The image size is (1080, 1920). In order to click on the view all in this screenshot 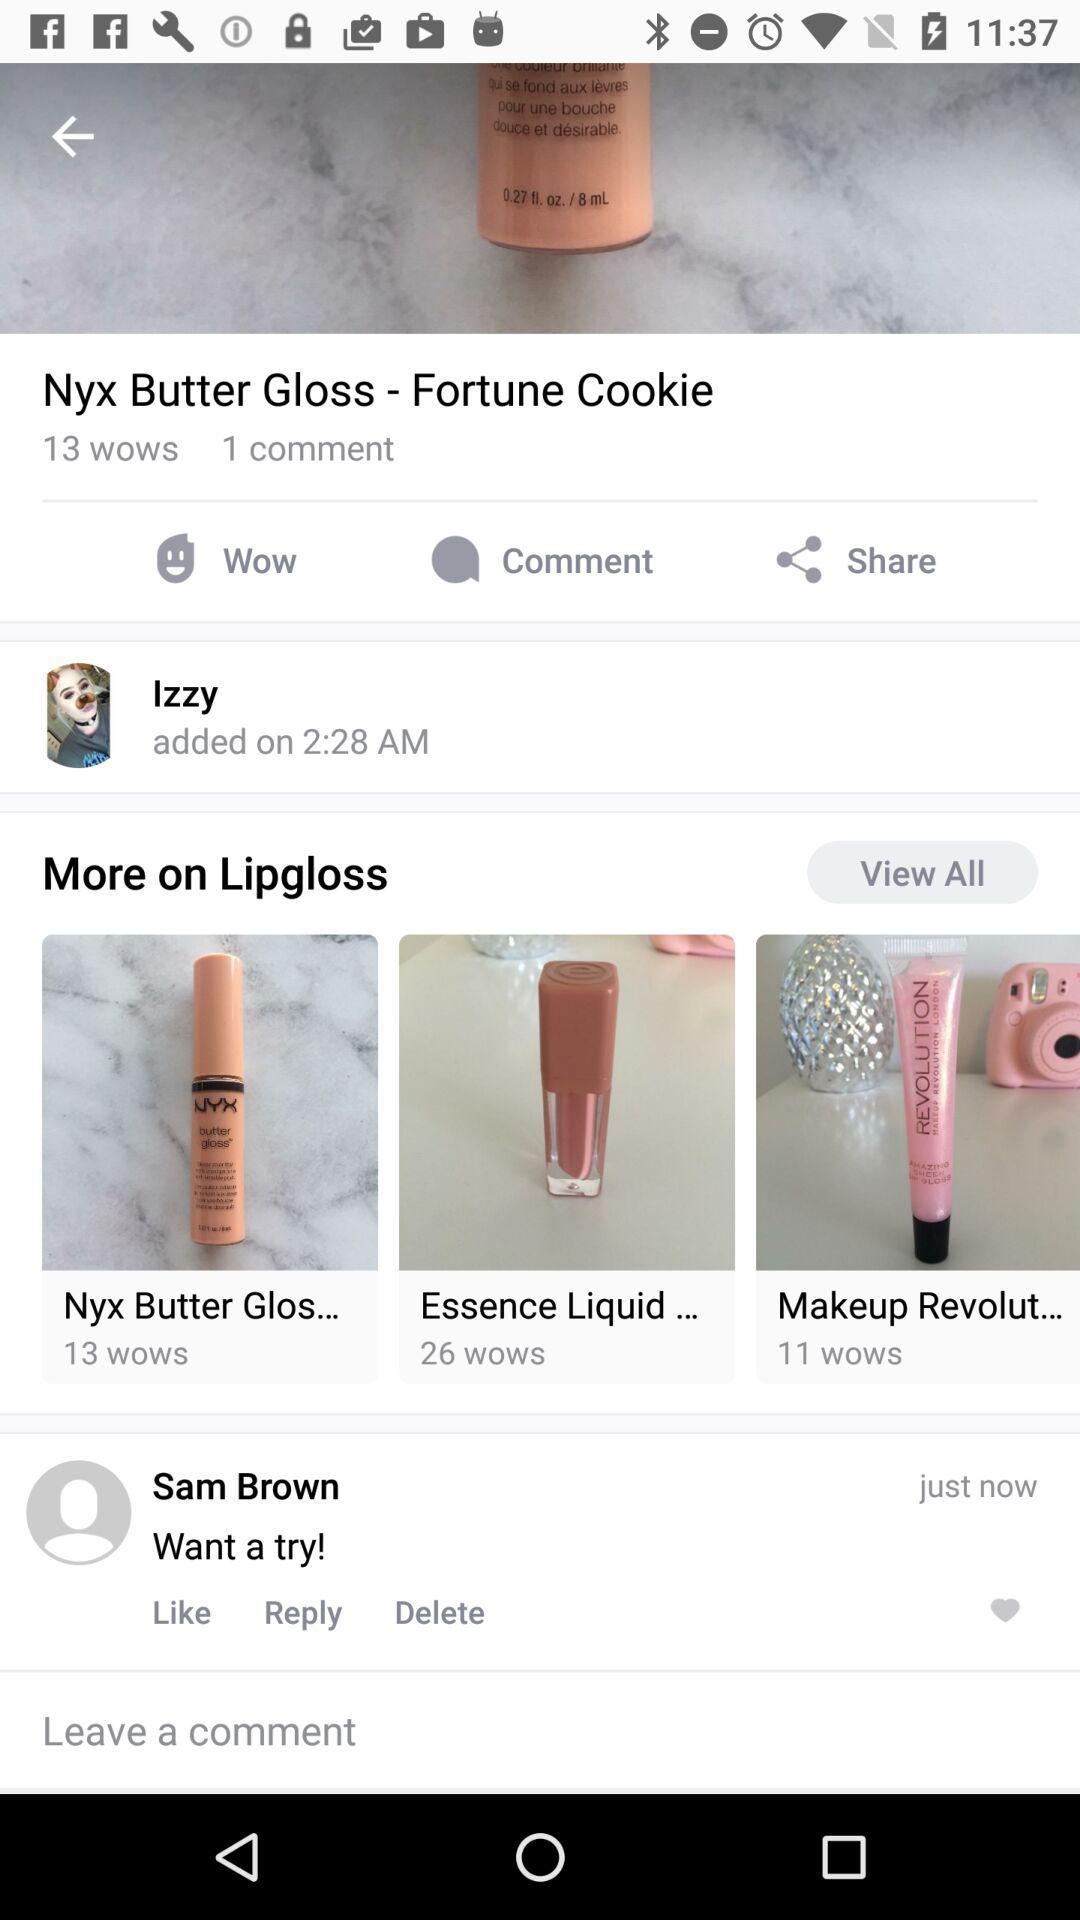, I will do `click(922, 872)`.